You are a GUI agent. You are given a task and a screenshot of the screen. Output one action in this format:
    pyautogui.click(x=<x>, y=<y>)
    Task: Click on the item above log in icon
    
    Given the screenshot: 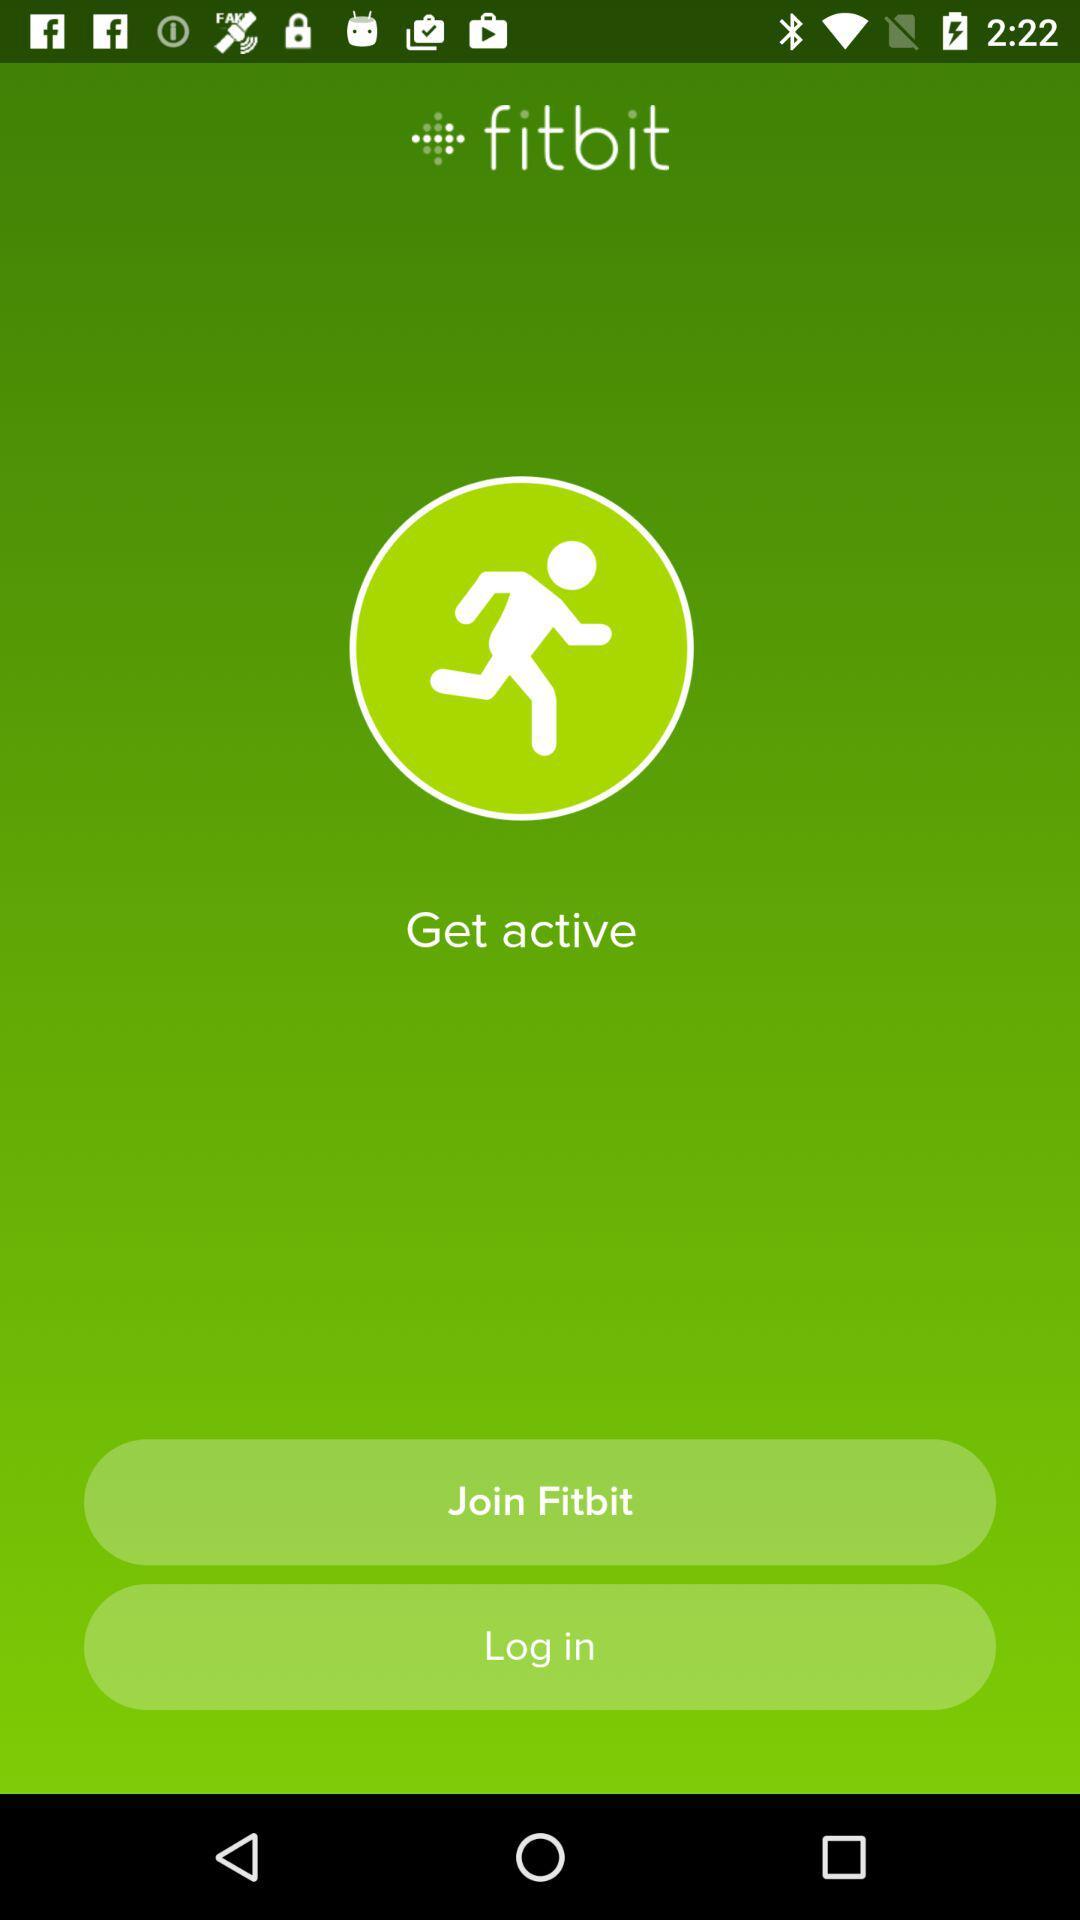 What is the action you would take?
    pyautogui.click(x=540, y=1502)
    